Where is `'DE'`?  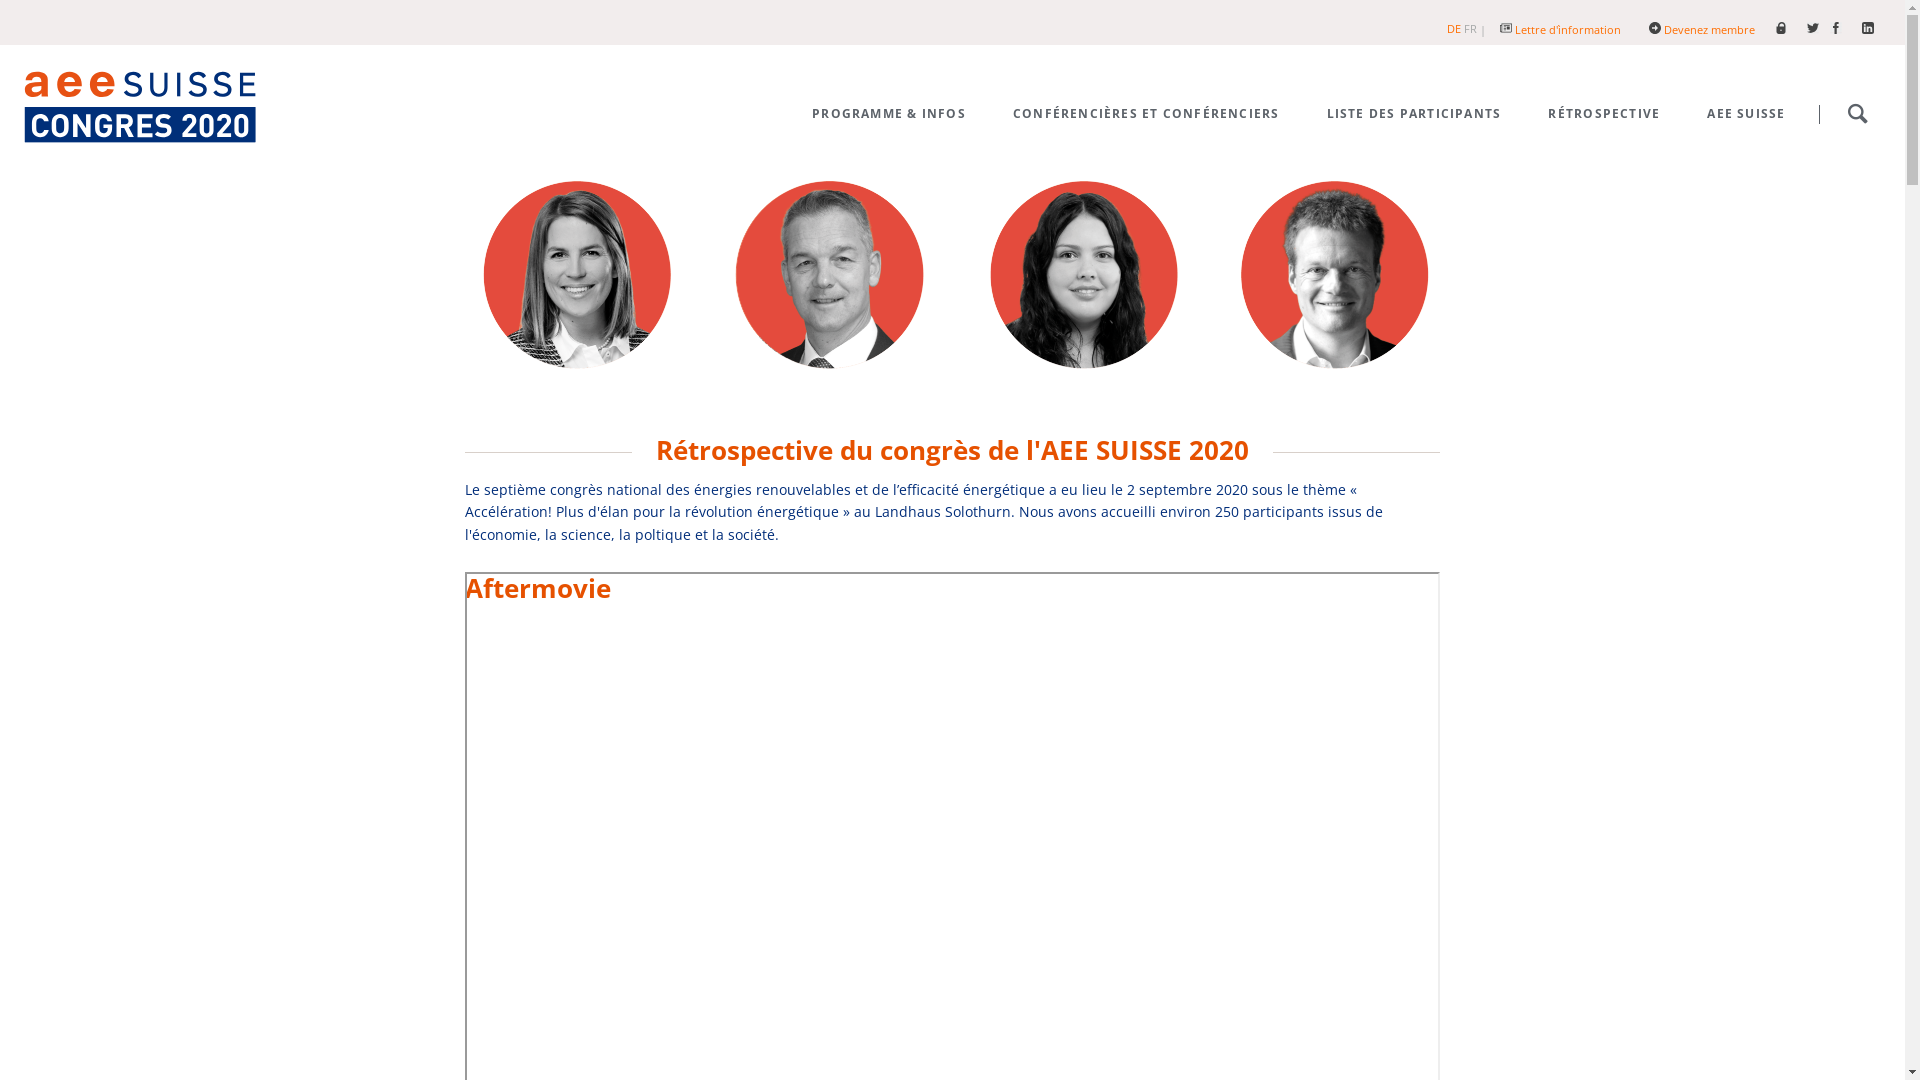
'DE' is located at coordinates (1446, 28).